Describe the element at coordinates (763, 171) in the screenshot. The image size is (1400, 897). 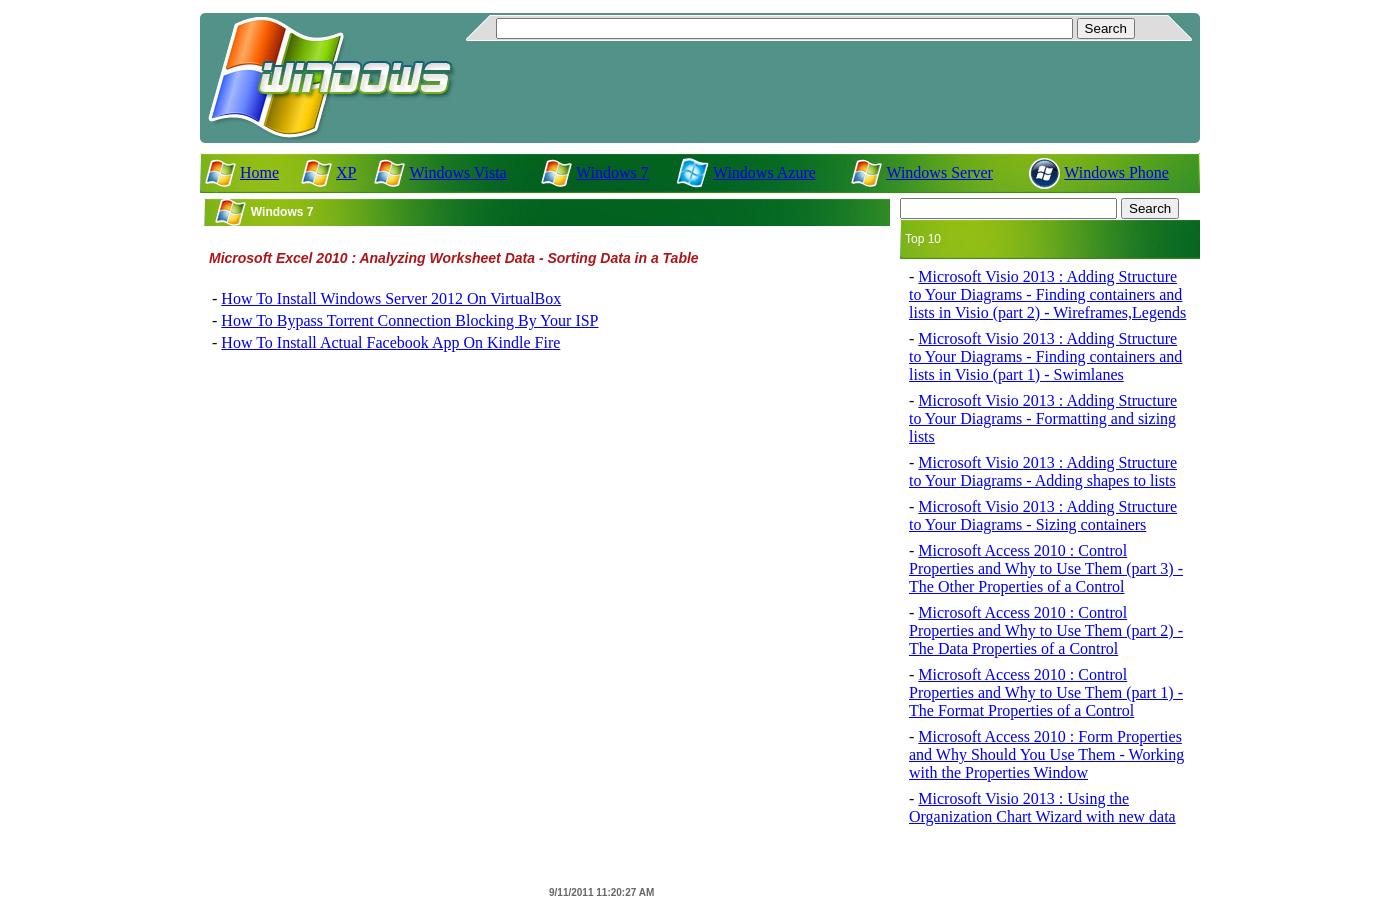
I see `'Windows Azure'` at that location.